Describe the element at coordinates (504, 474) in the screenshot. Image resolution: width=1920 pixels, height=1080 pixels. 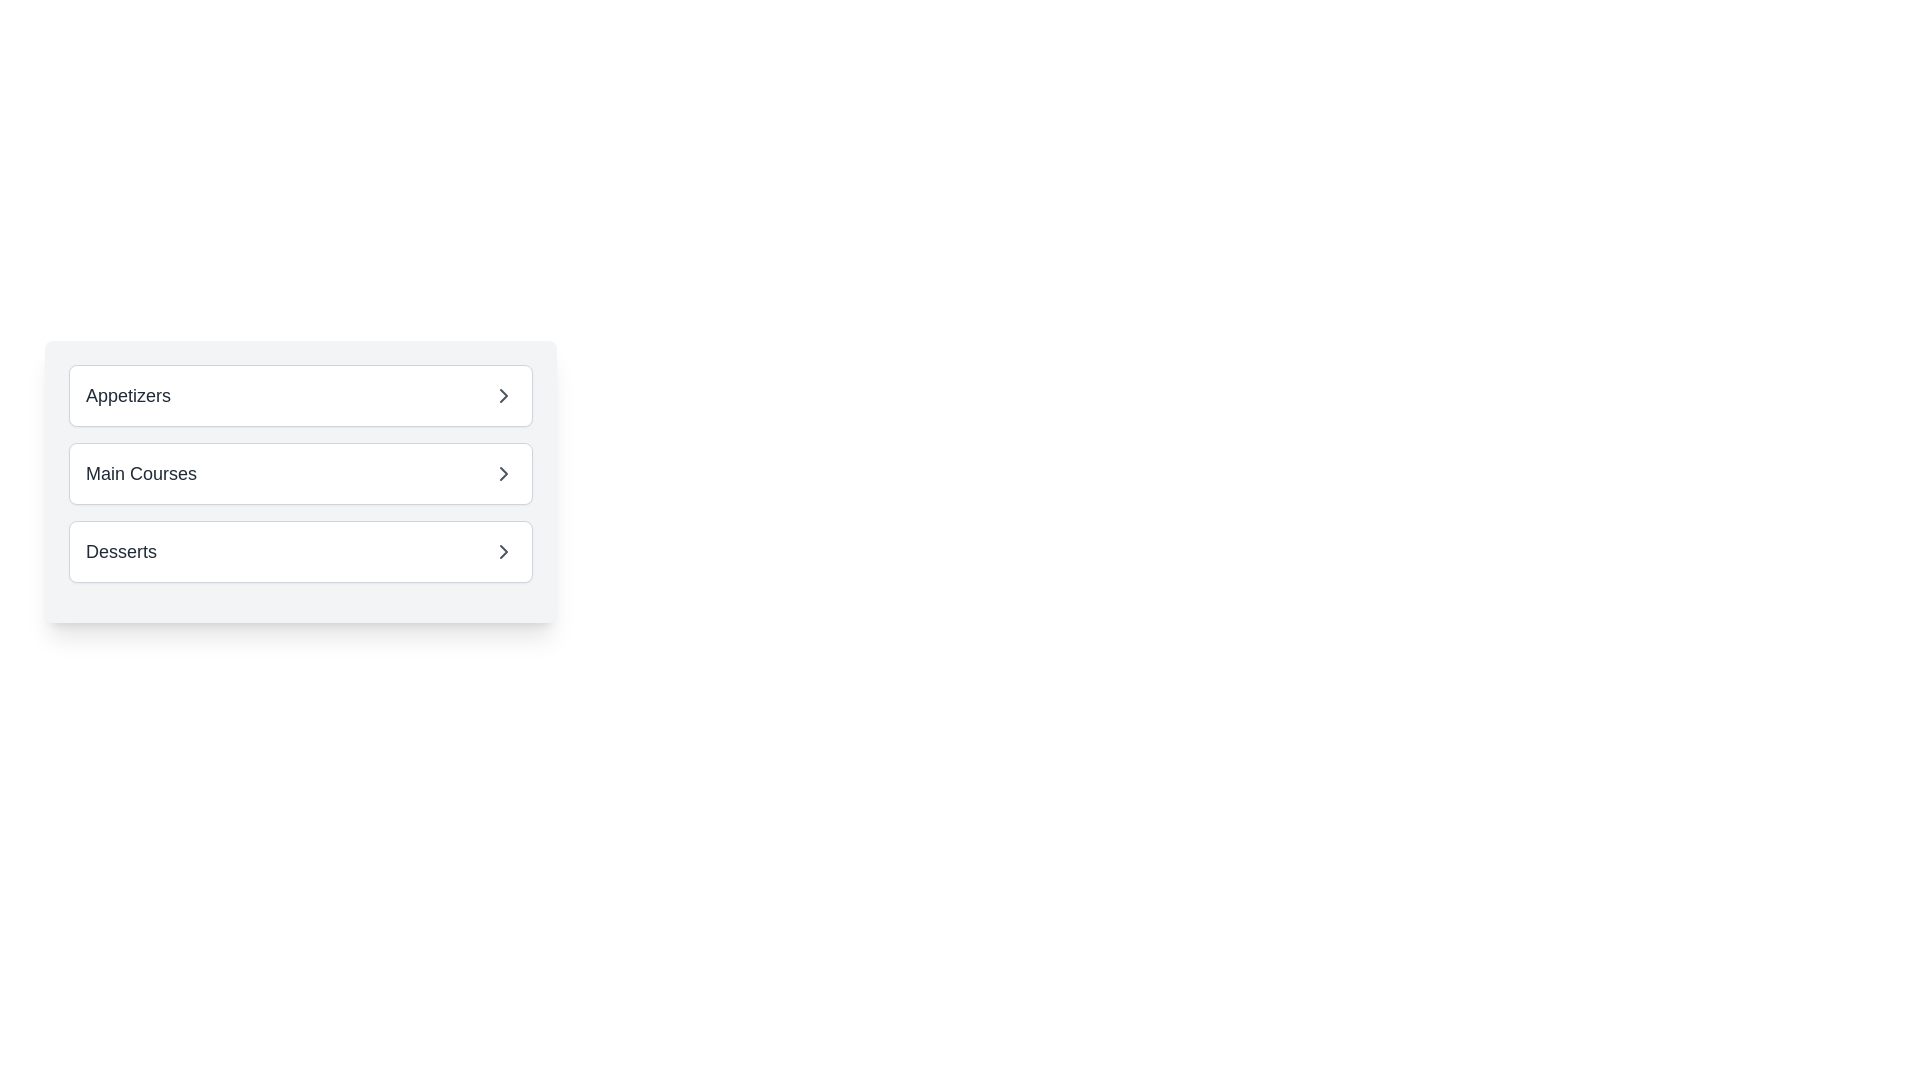
I see `the rightward-pointing chevron icon located to the right of the 'Main Courses' list item` at that location.